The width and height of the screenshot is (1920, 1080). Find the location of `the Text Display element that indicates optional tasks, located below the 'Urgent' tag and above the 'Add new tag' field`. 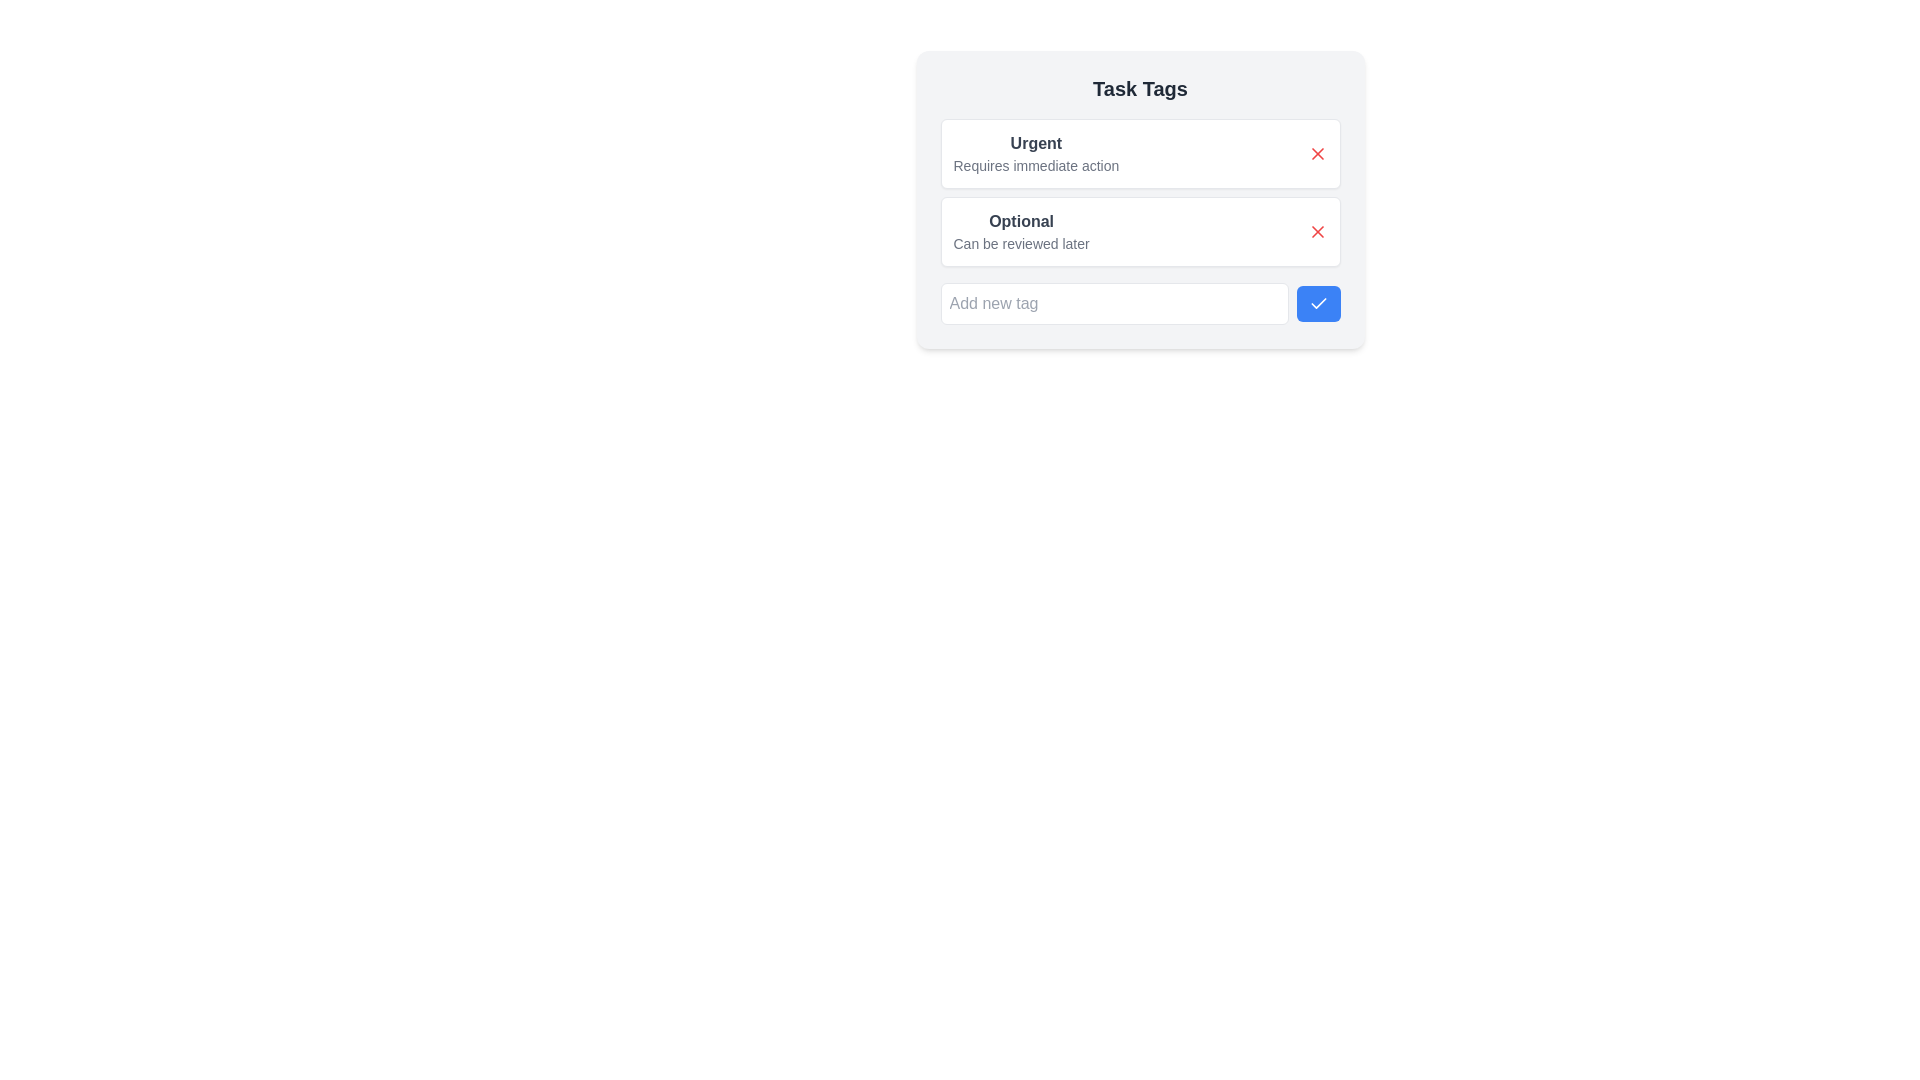

the Text Display element that indicates optional tasks, located below the 'Urgent' tag and above the 'Add new tag' field is located at coordinates (1021, 230).